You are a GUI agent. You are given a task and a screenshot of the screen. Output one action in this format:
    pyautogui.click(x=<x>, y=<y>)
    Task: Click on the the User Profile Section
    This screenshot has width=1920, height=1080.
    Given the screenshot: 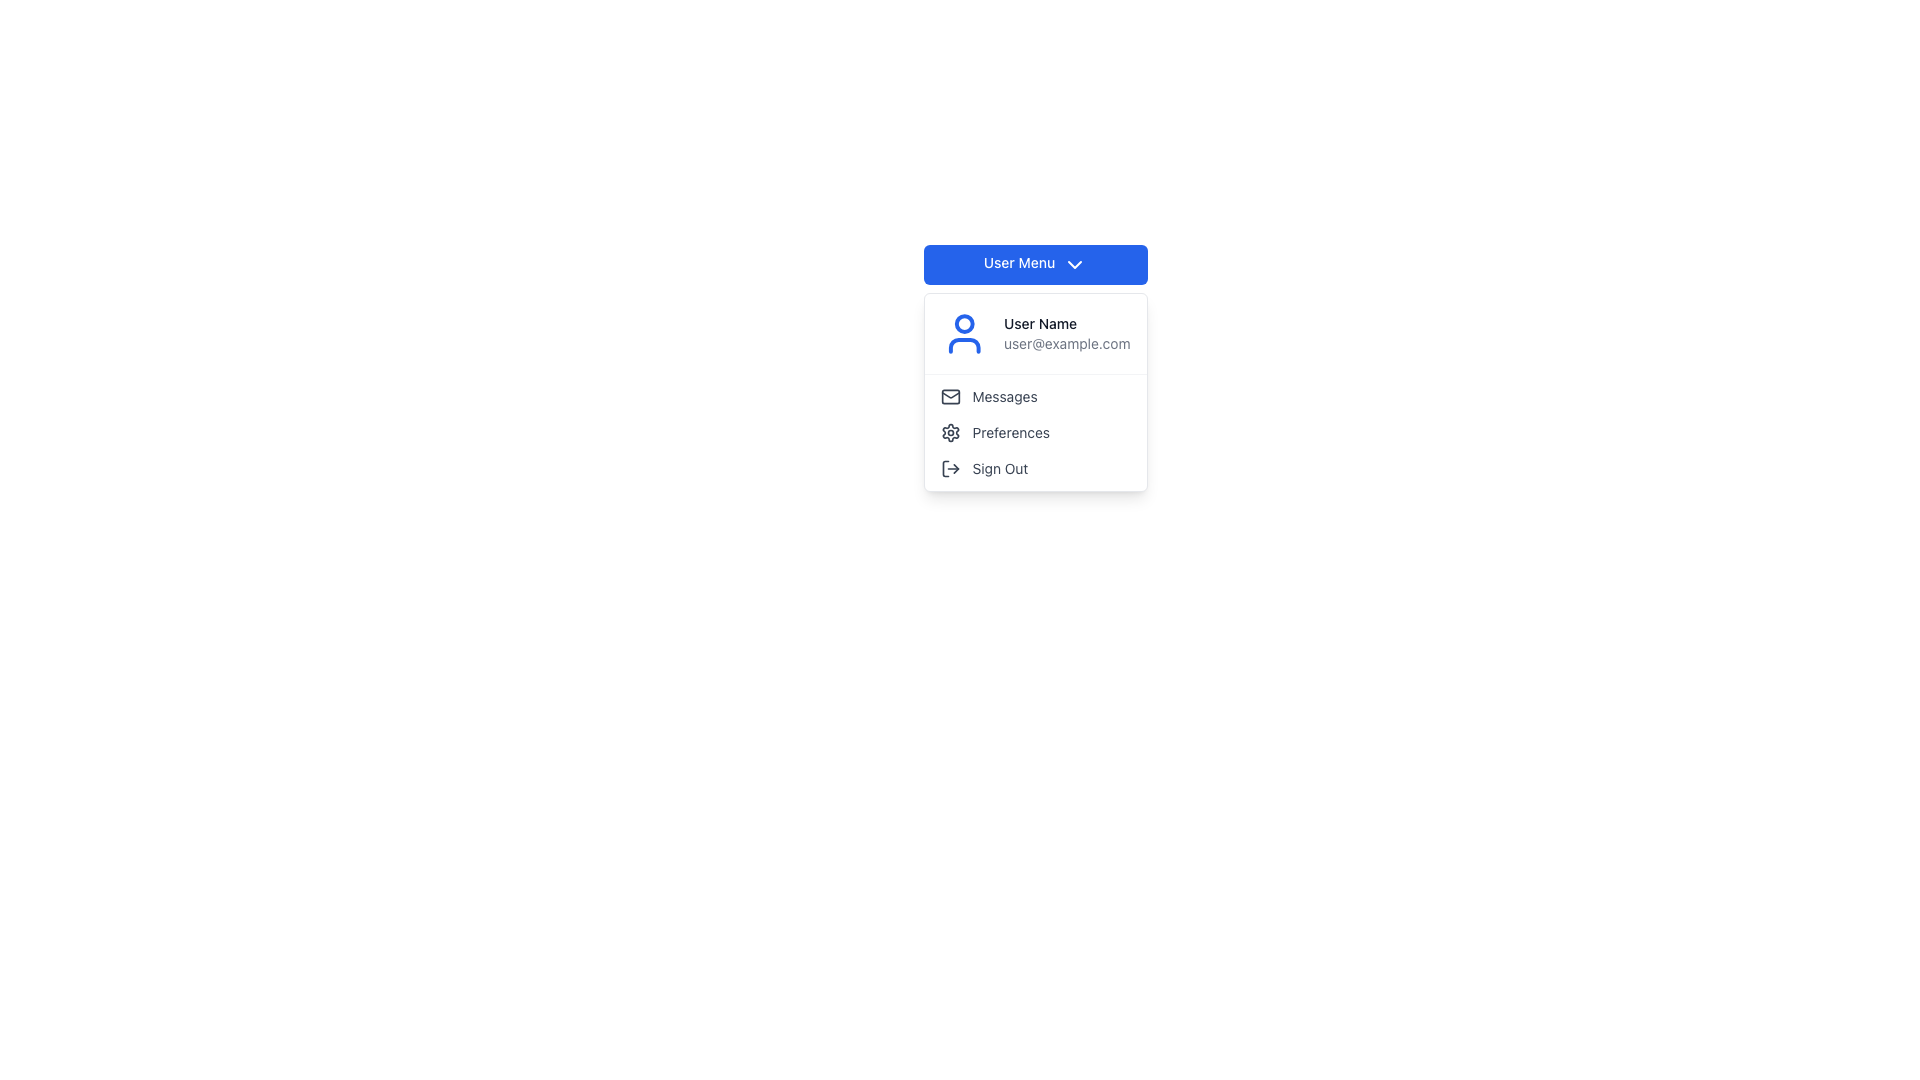 What is the action you would take?
    pyautogui.click(x=1035, y=333)
    